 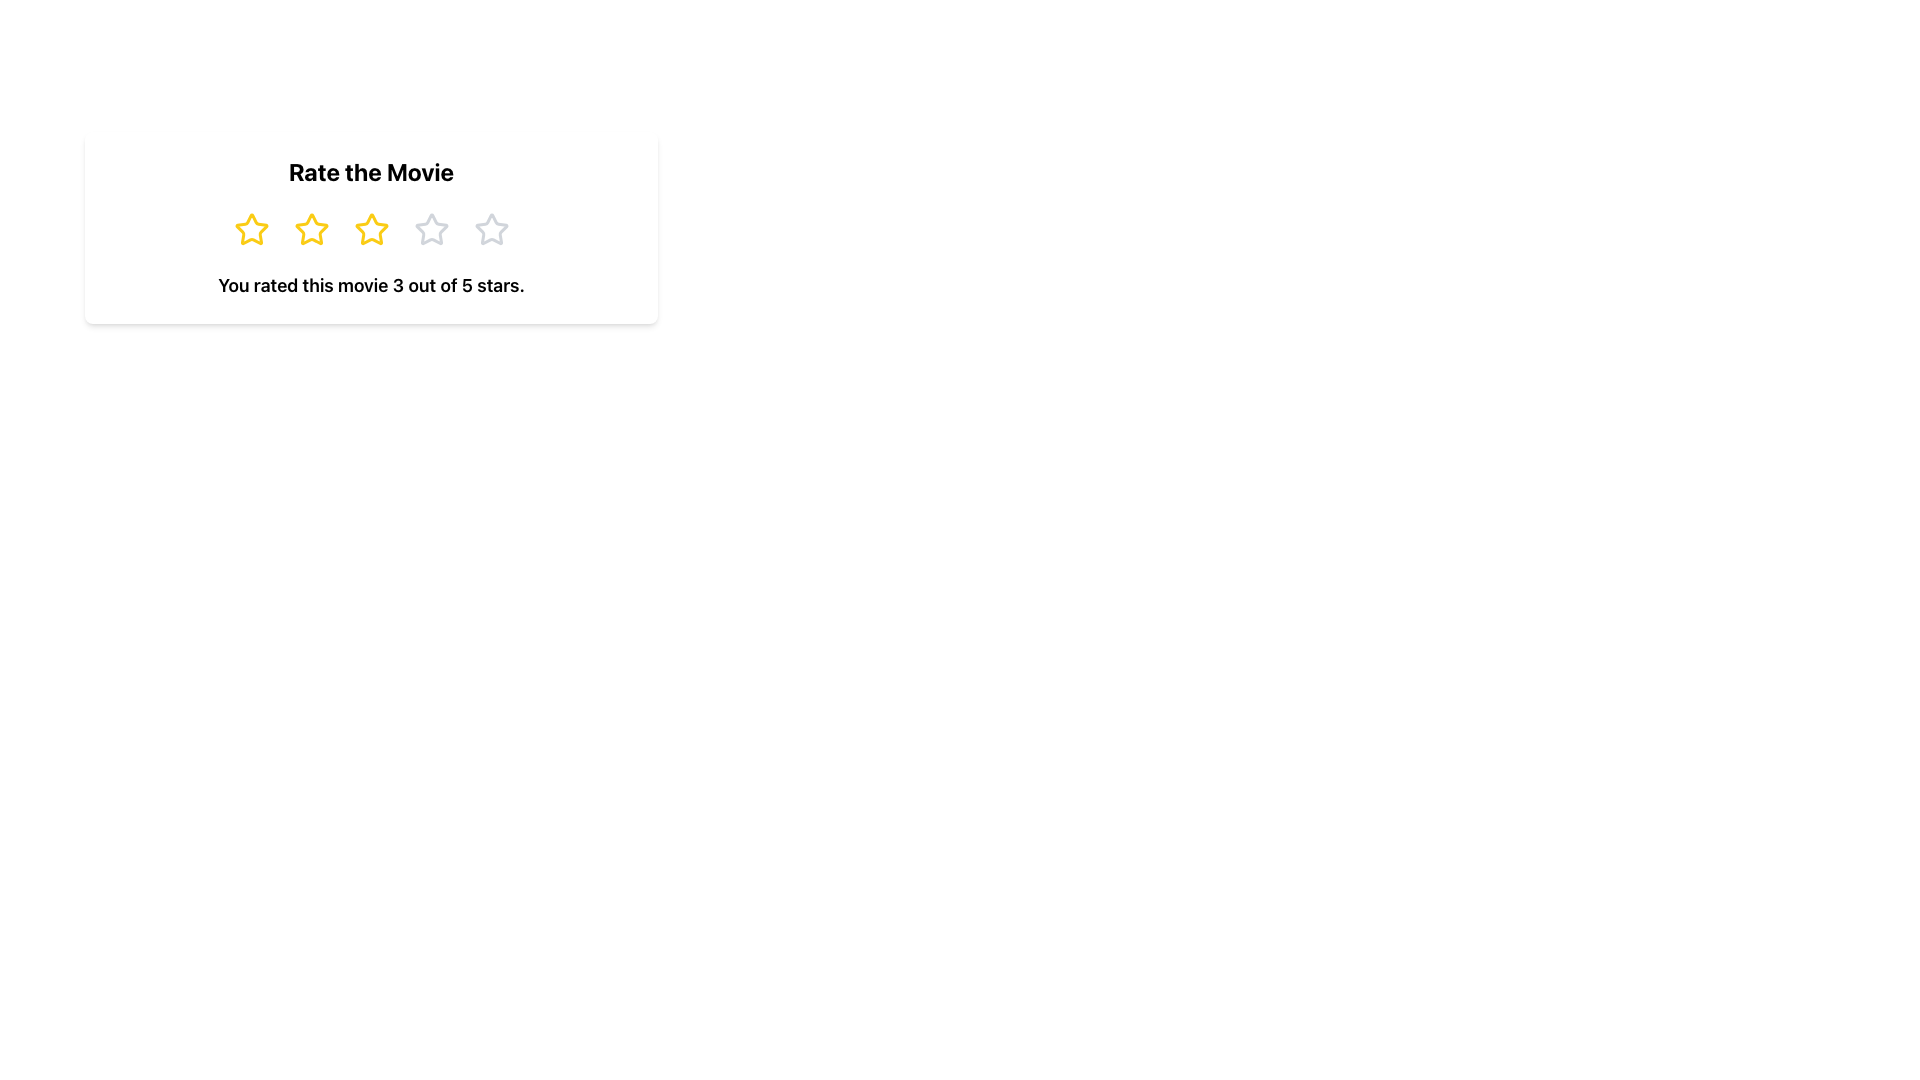 I want to click on the second star icon in the rating system, so click(x=310, y=228).